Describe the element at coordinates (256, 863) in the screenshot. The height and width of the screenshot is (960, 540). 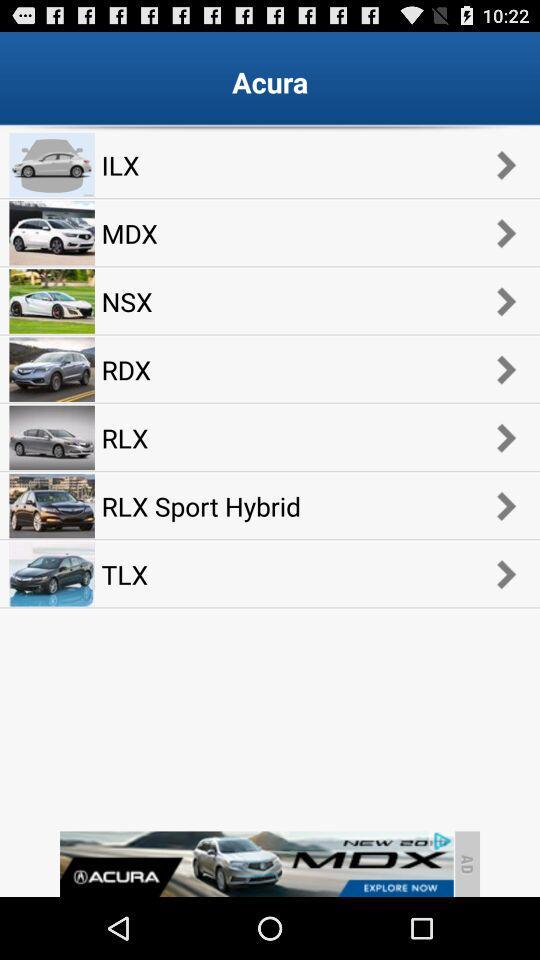
I see `advertisement space` at that location.